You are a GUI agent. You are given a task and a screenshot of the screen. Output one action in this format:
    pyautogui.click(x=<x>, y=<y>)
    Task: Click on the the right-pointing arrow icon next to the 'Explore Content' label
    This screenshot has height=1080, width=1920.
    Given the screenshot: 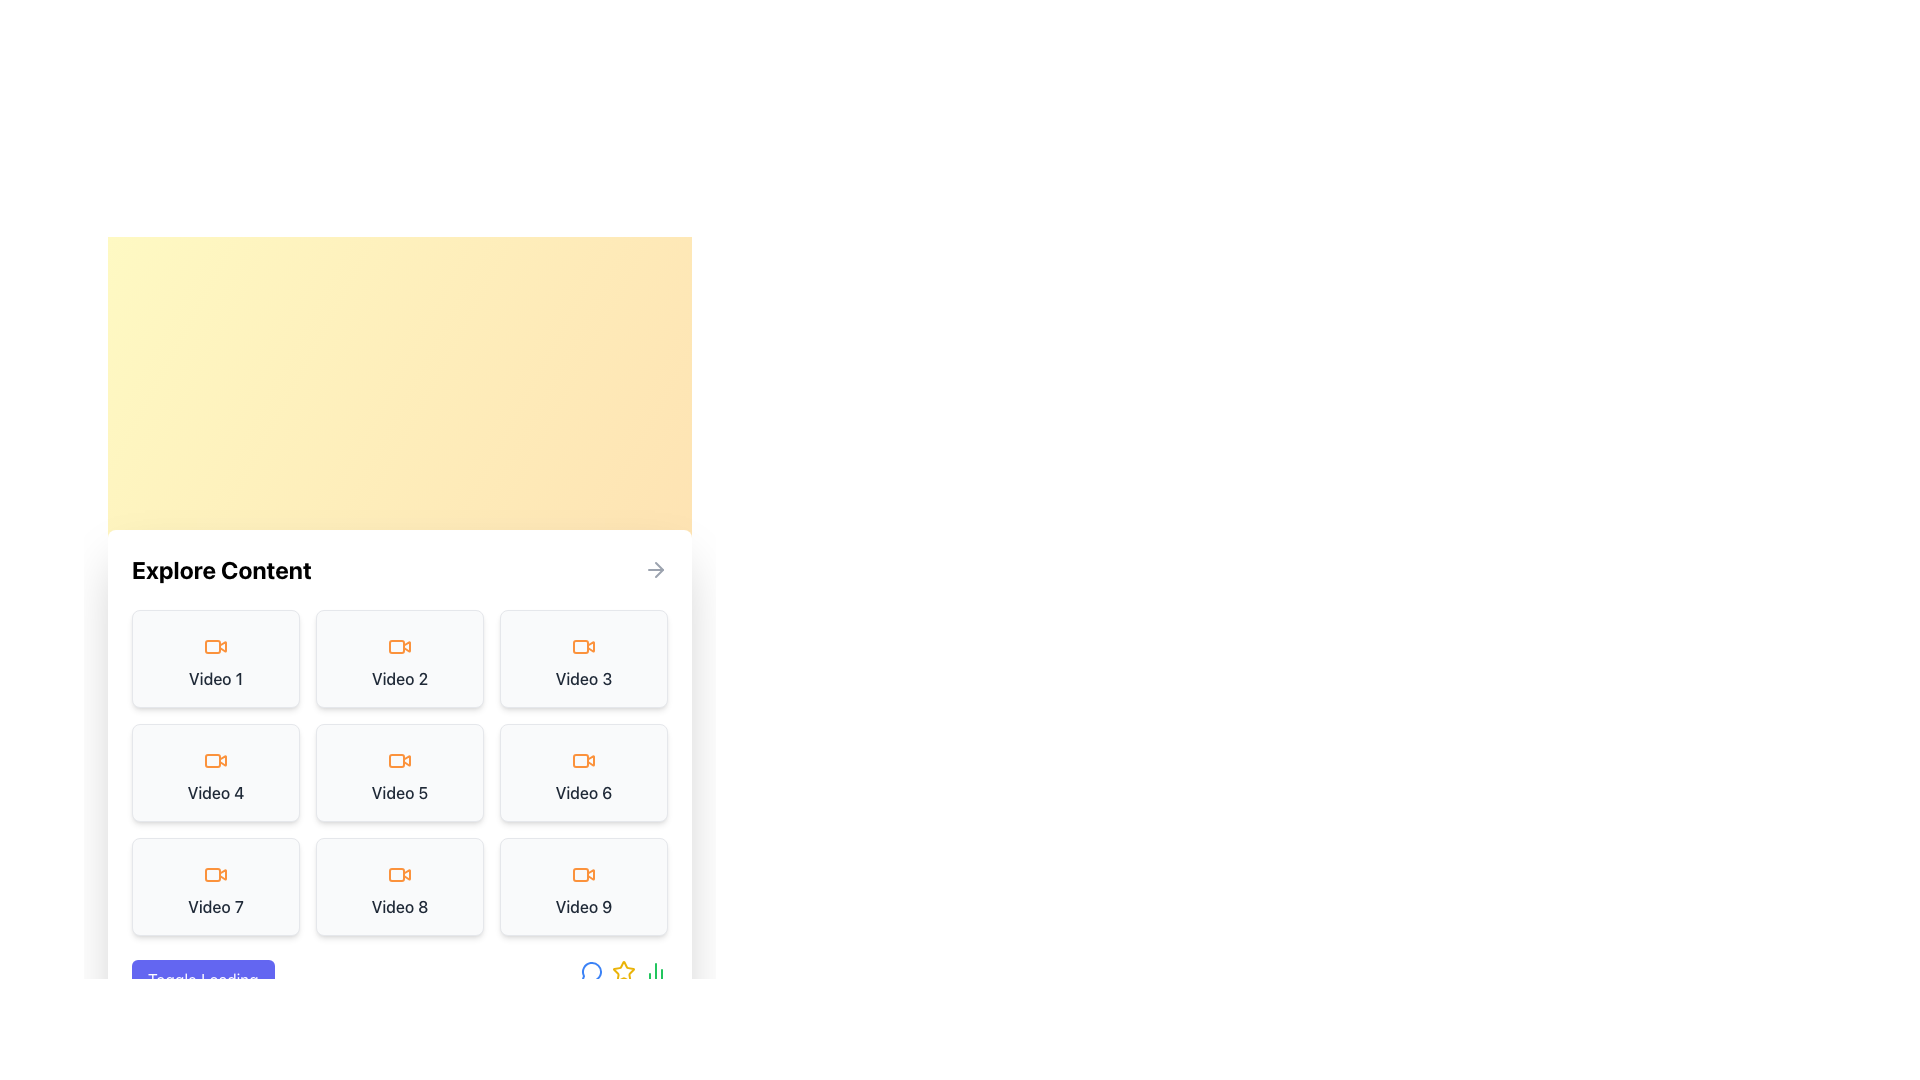 What is the action you would take?
    pyautogui.click(x=656, y=570)
    